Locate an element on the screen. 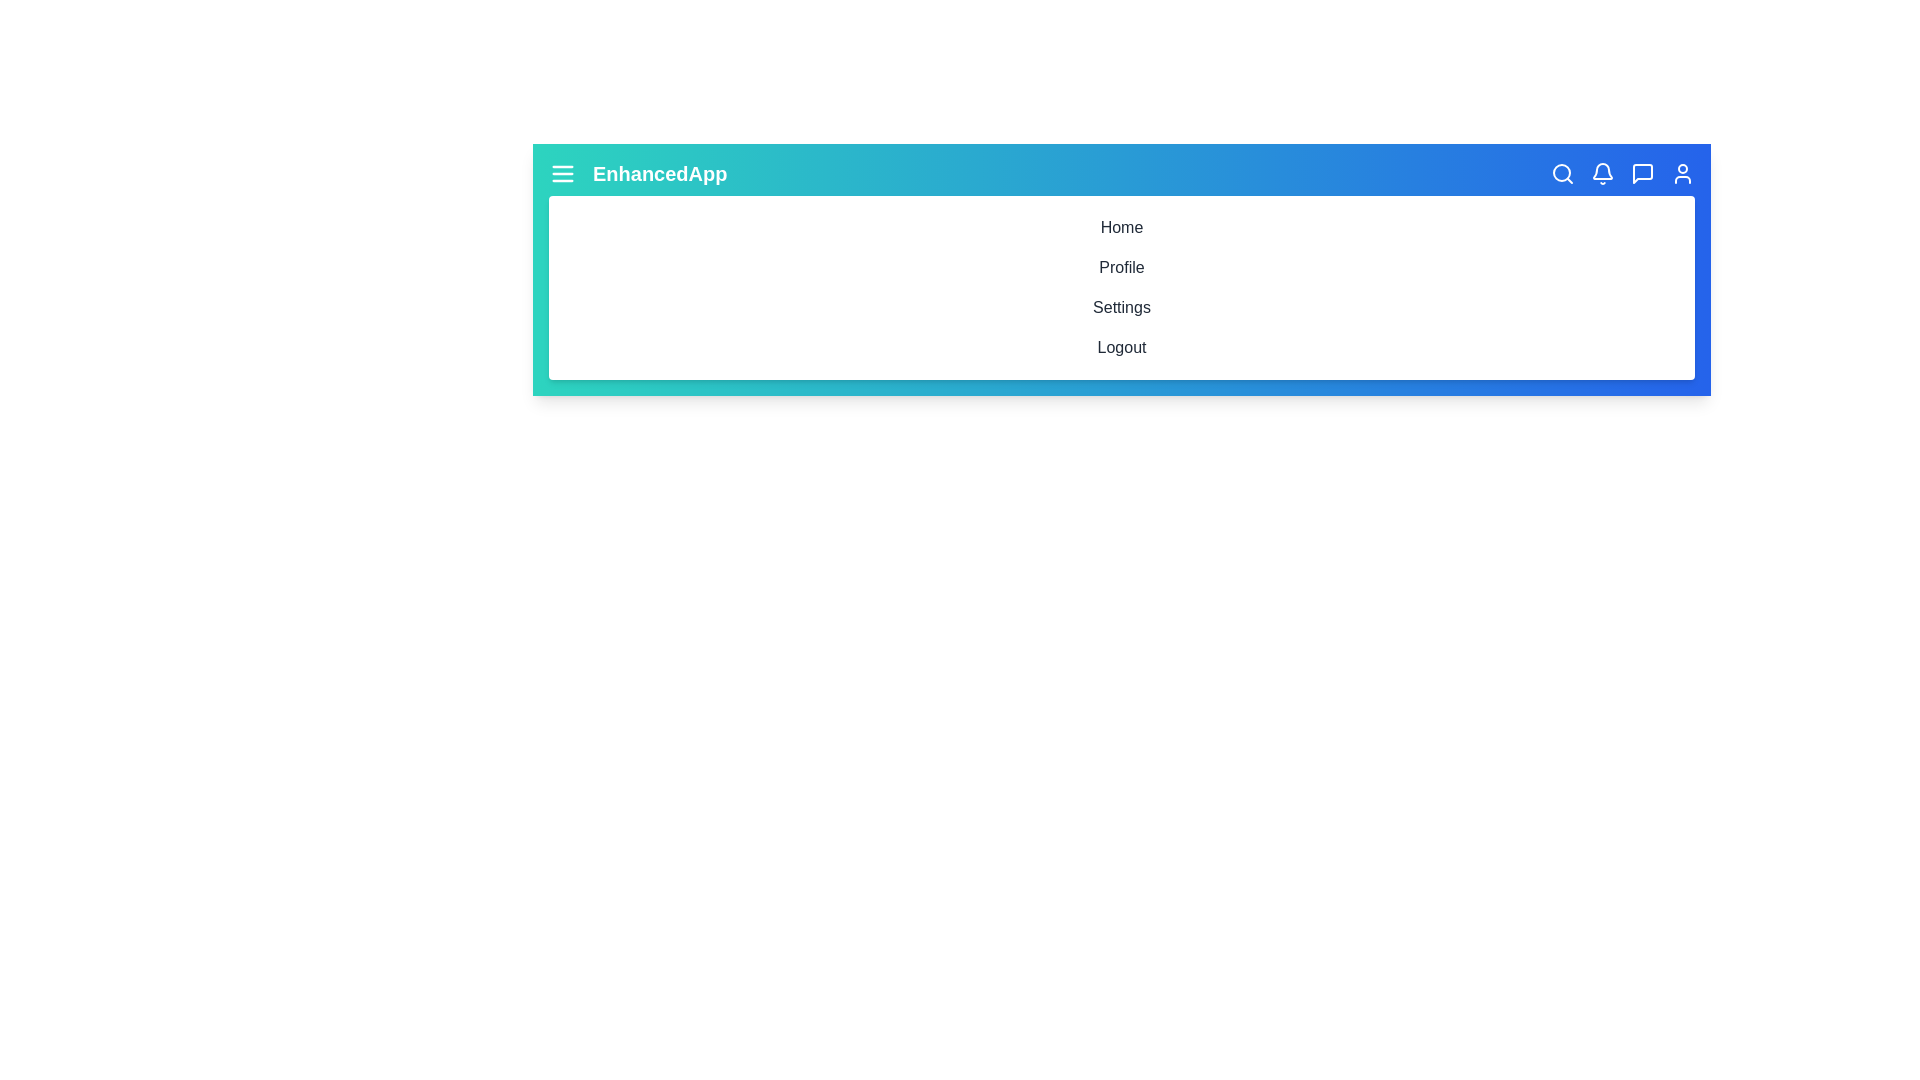  the navigation item Settings in the menu is located at coordinates (1122, 308).